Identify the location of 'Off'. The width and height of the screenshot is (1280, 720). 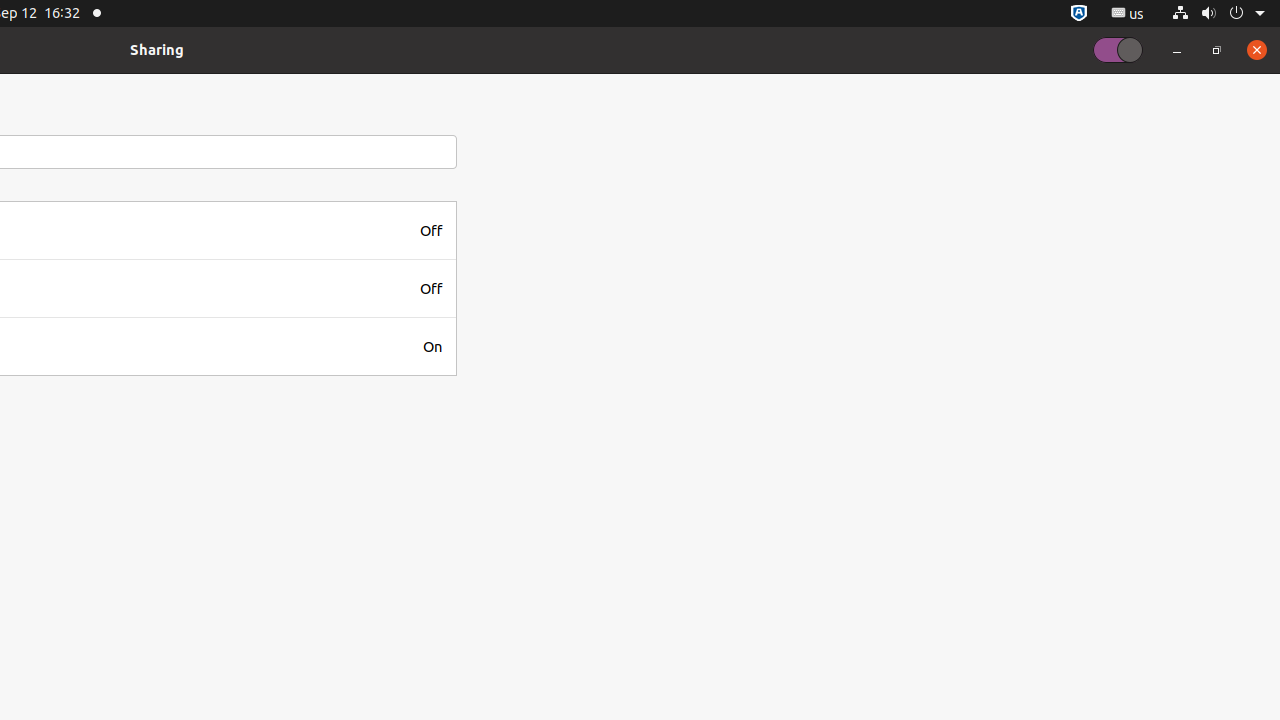
(429, 229).